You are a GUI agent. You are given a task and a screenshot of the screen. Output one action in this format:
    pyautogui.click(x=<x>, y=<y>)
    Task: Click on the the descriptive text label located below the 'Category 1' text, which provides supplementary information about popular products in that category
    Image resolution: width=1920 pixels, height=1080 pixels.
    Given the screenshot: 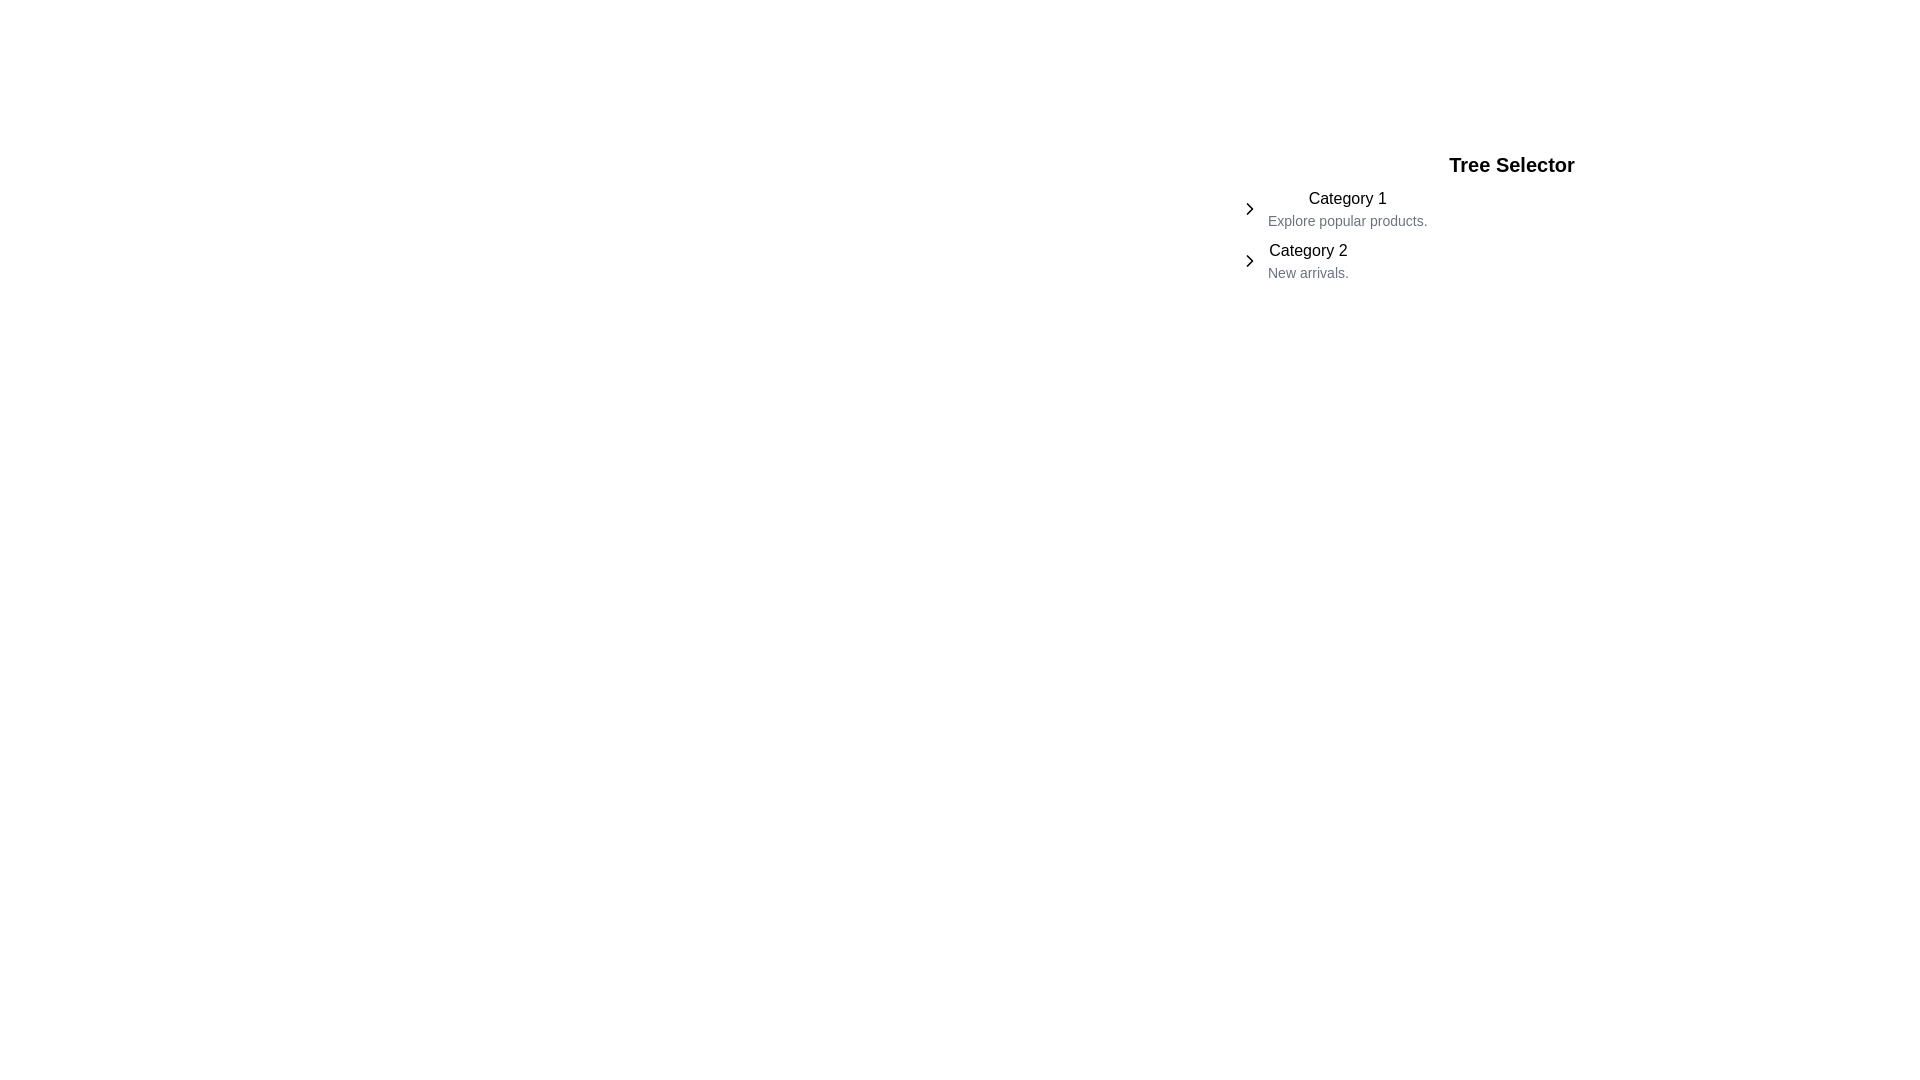 What is the action you would take?
    pyautogui.click(x=1347, y=220)
    